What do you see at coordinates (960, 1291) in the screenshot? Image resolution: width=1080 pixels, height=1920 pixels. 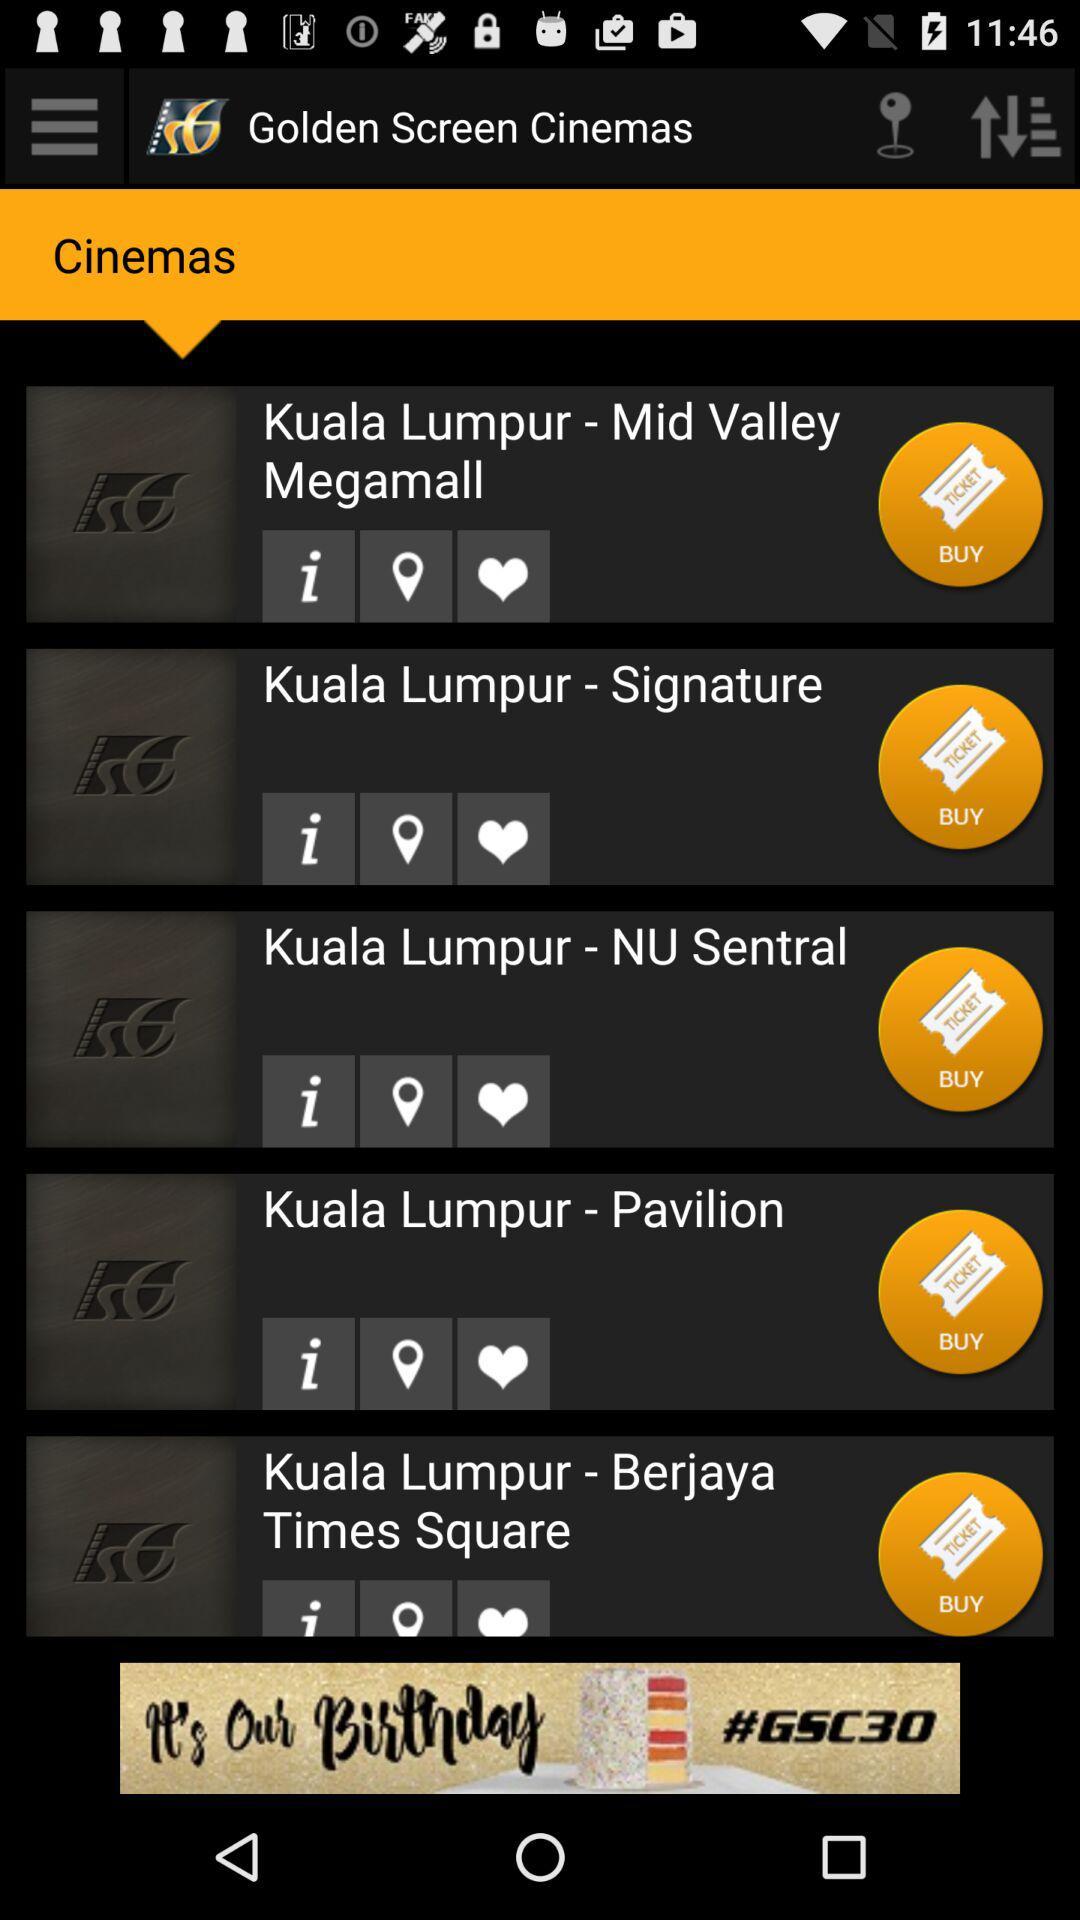 I see `buy ticket` at bounding box center [960, 1291].